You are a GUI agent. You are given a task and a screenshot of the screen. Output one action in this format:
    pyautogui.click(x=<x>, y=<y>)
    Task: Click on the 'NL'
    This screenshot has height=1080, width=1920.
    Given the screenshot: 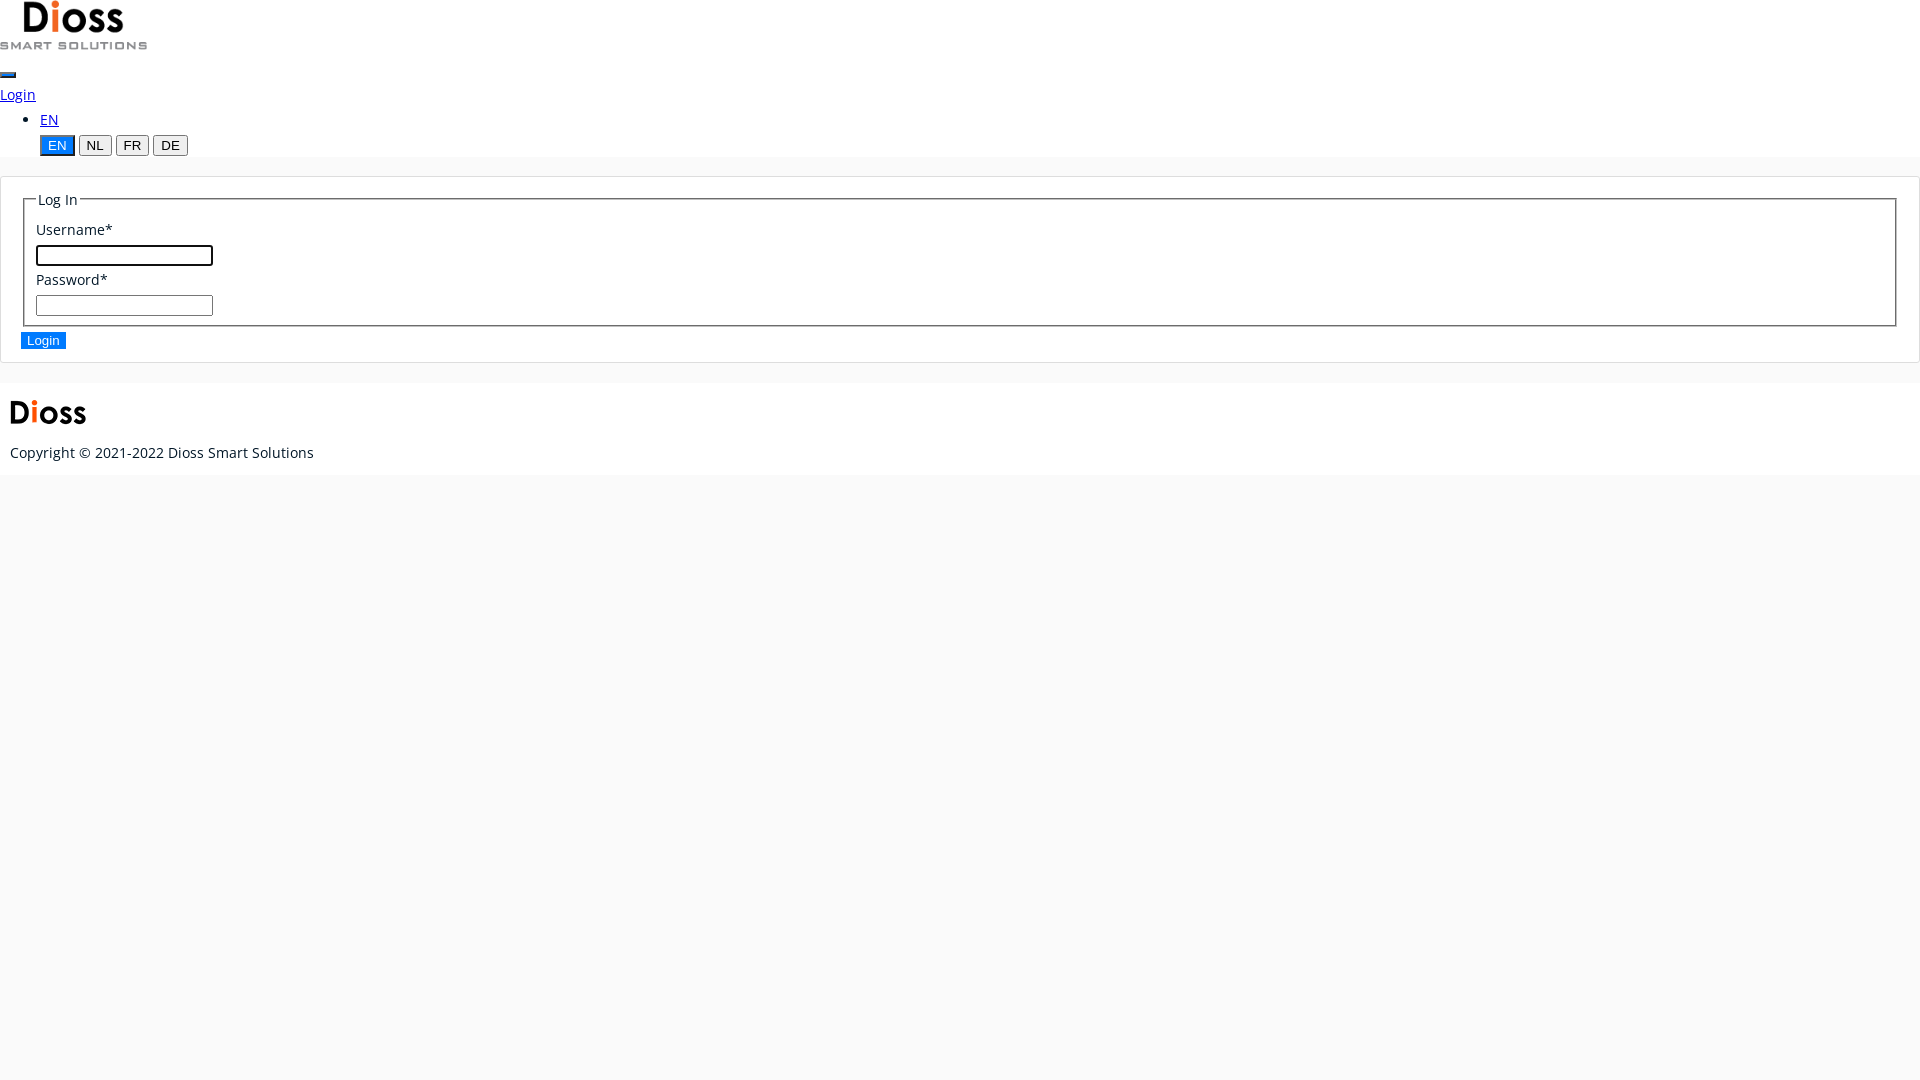 What is the action you would take?
    pyautogui.click(x=94, y=144)
    